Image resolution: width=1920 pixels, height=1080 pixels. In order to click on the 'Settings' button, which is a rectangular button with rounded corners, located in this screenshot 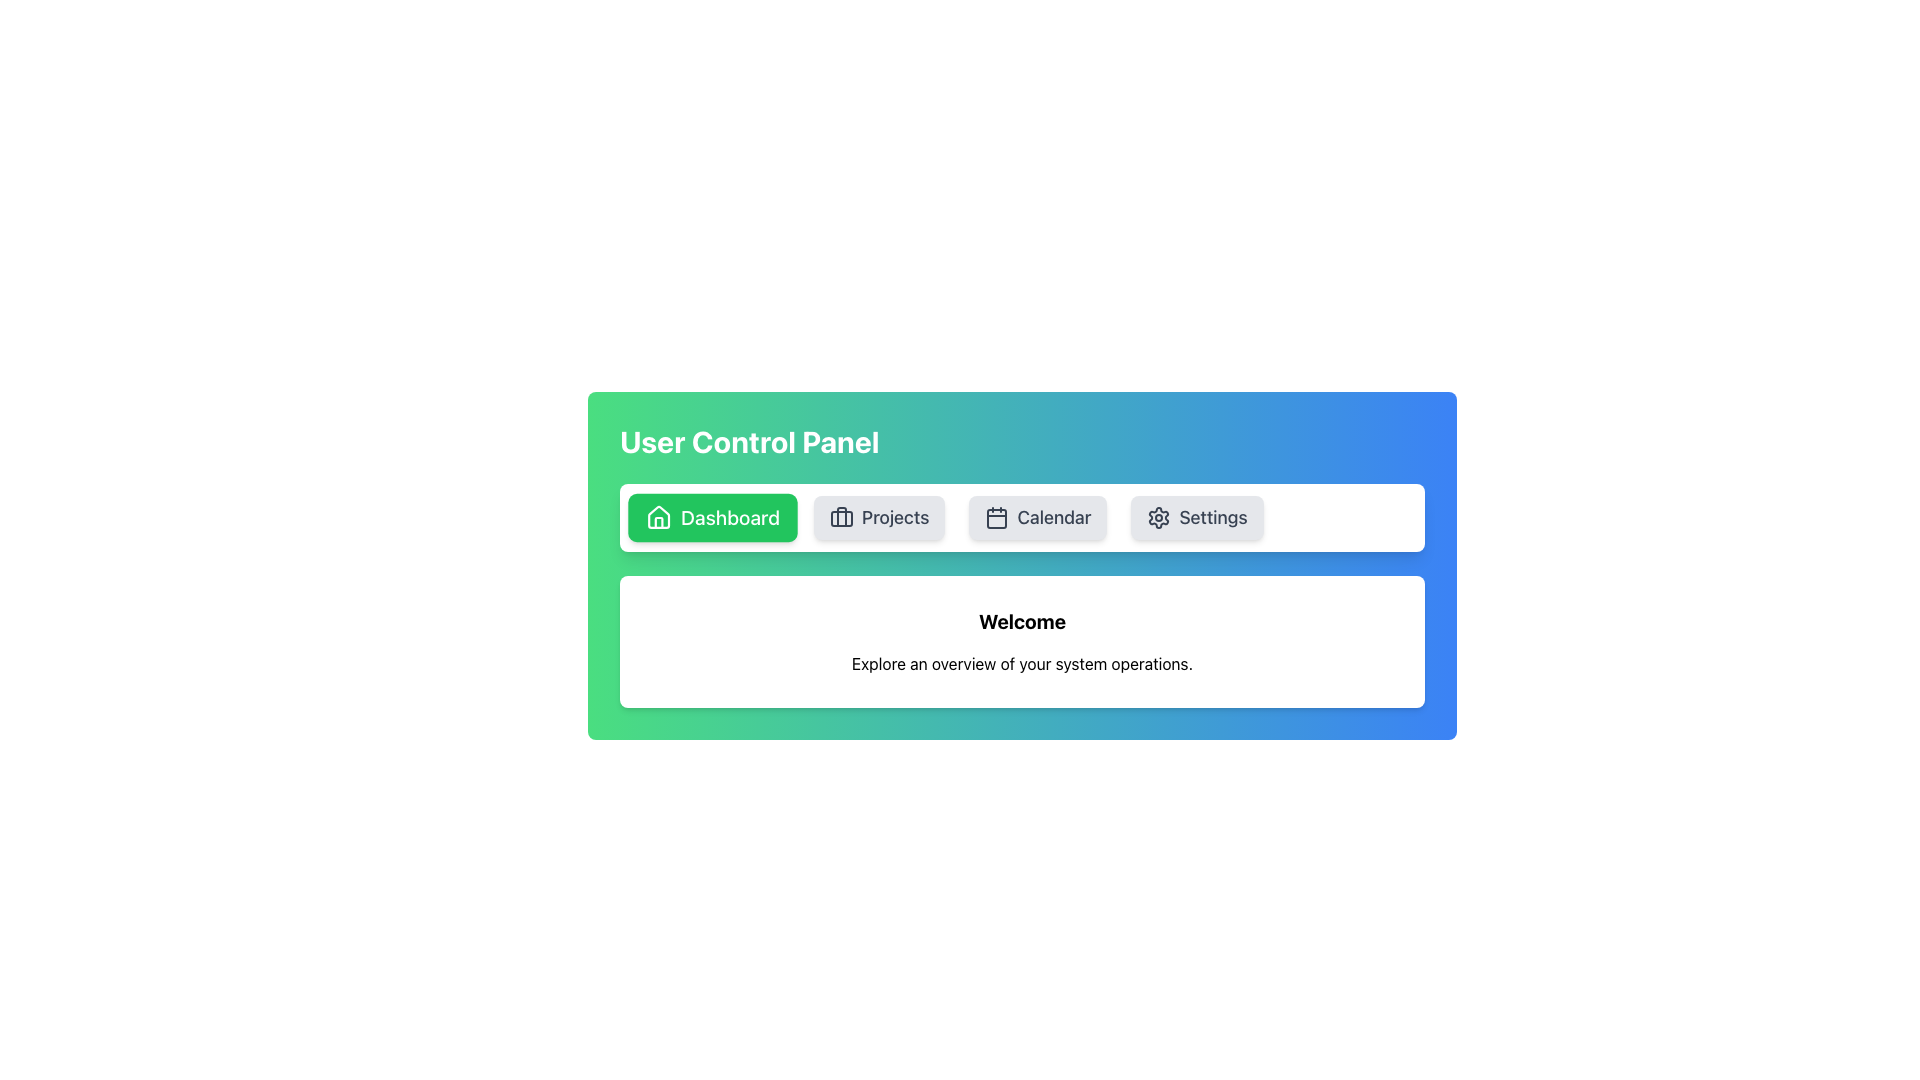, I will do `click(1197, 516)`.